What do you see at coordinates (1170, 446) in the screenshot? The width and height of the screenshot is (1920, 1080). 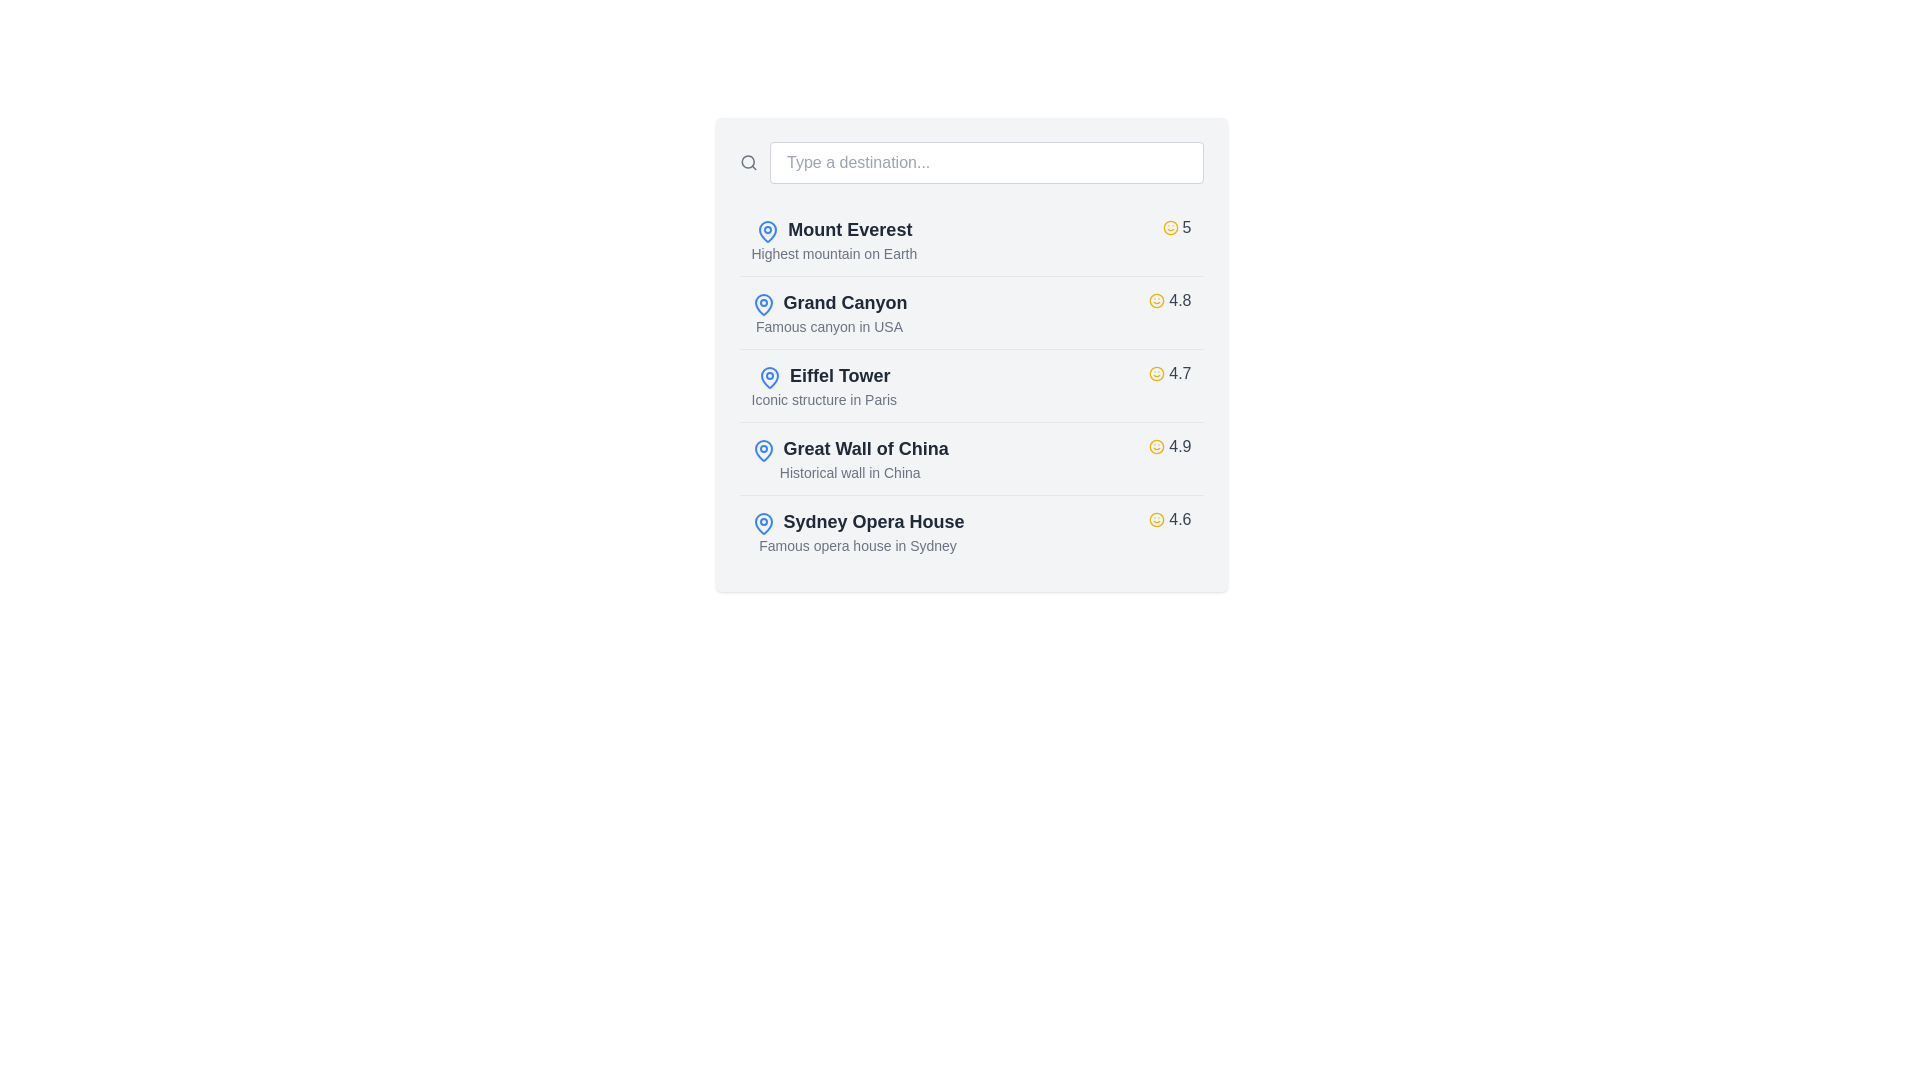 I see `the Rating display for 'Great Wall of China', which shows a smiley face icon and a numerical value to indicate the rating score` at bounding box center [1170, 446].